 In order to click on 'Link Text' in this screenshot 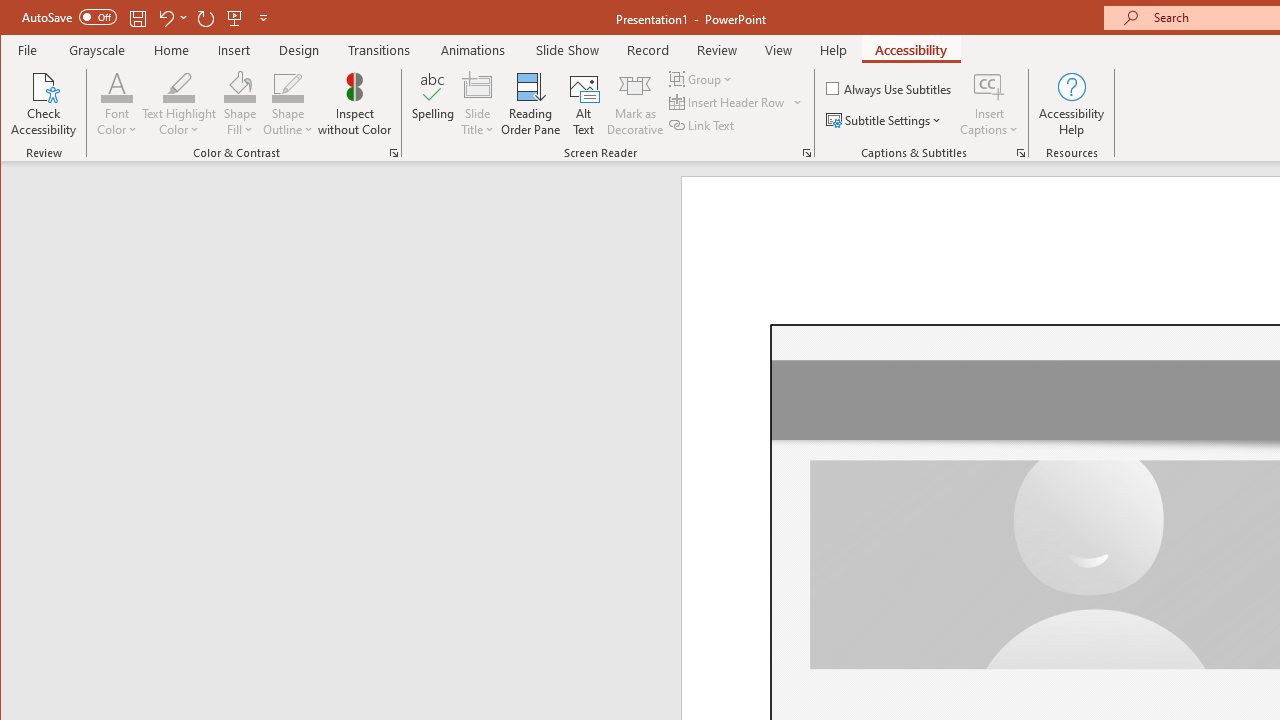, I will do `click(703, 125)`.